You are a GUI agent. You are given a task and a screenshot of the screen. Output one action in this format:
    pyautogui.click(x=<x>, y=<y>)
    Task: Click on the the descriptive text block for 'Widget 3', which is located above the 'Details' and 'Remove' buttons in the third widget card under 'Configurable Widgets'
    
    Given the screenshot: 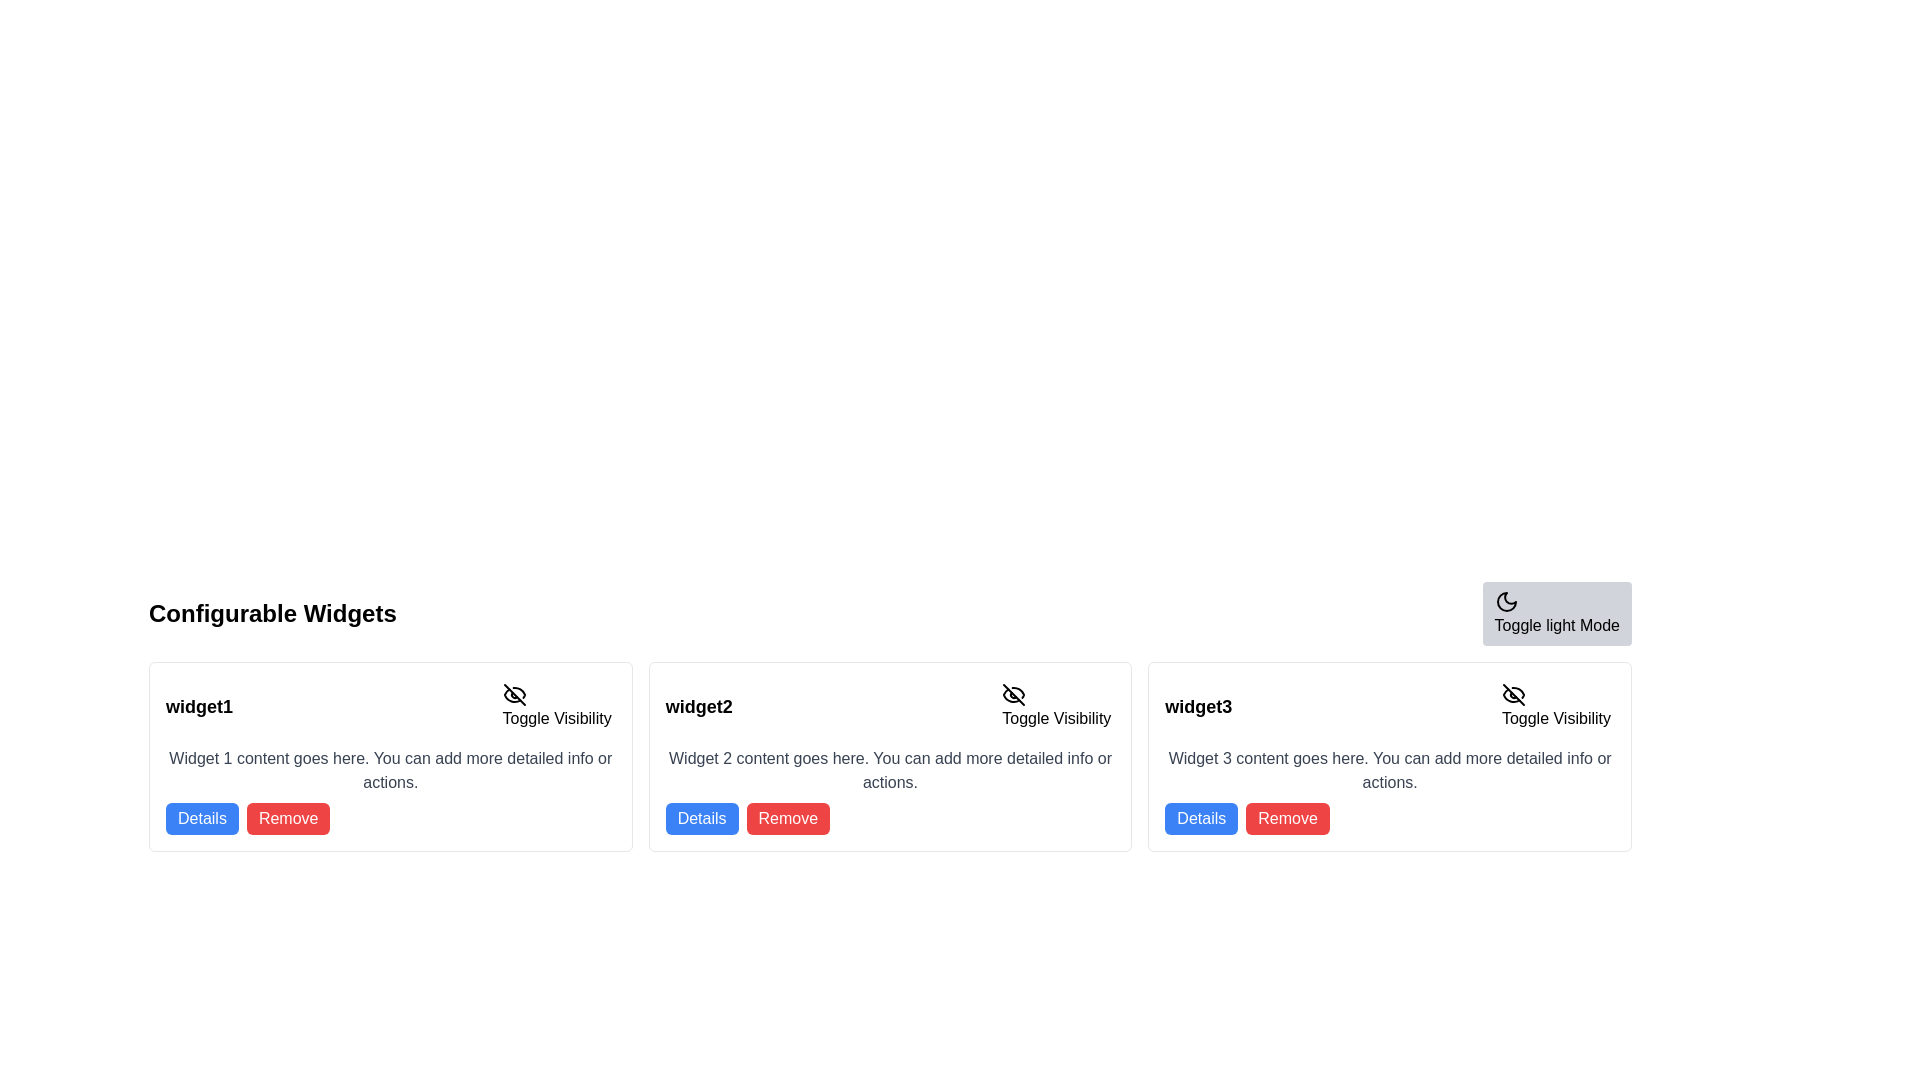 What is the action you would take?
    pyautogui.click(x=1389, y=770)
    